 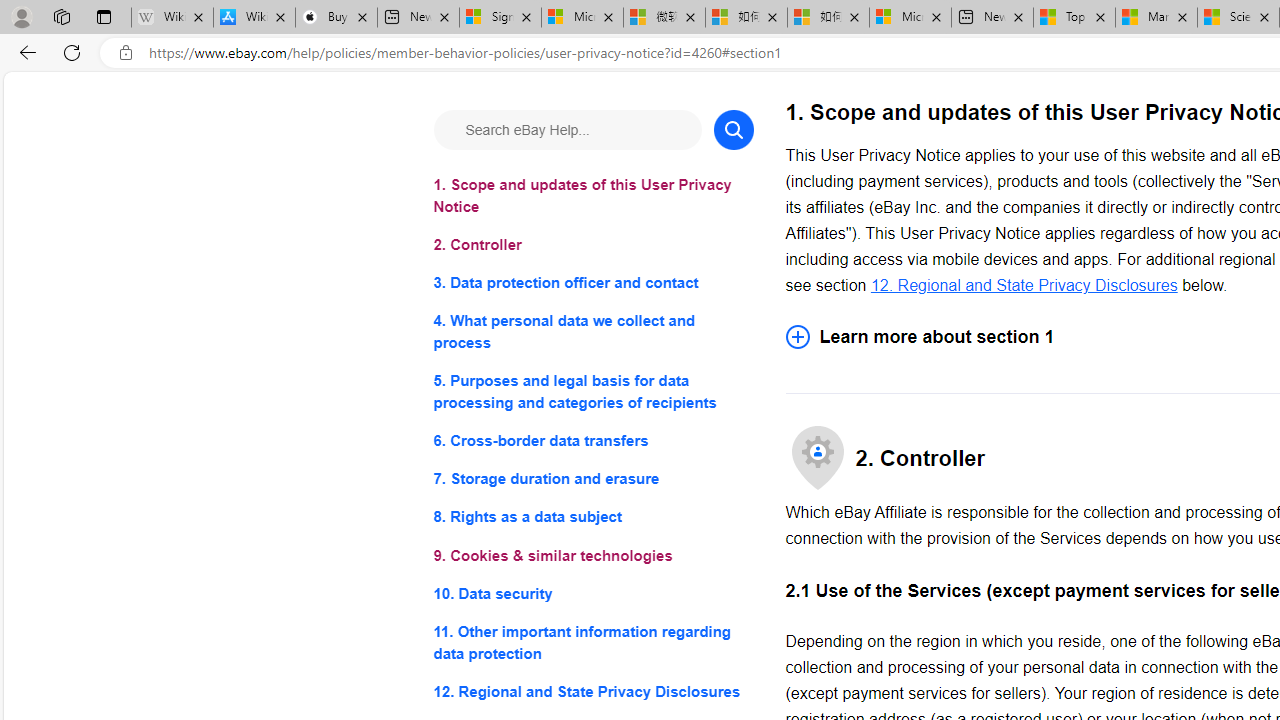 What do you see at coordinates (592, 244) in the screenshot?
I see `'2. Controller'` at bounding box center [592, 244].